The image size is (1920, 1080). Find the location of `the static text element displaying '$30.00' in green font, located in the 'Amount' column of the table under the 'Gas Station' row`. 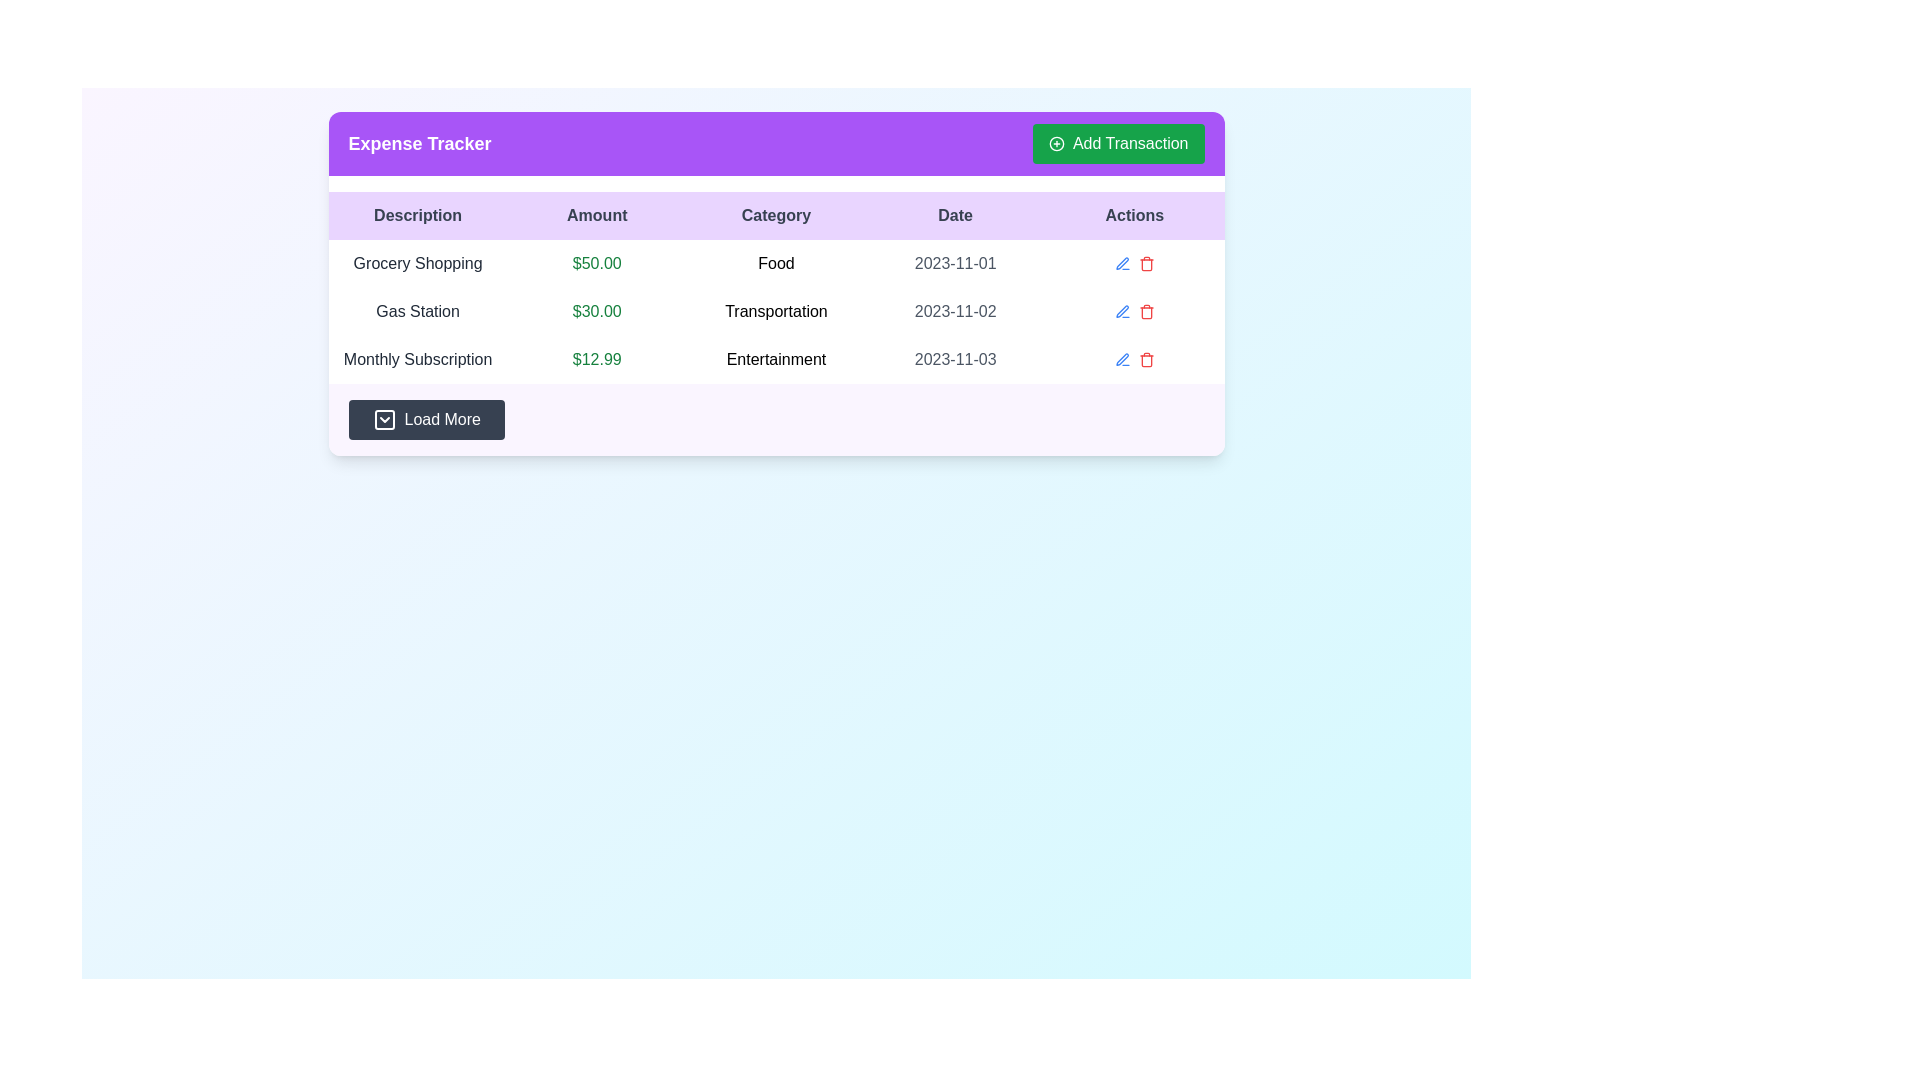

the static text element displaying '$30.00' in green font, located in the 'Amount' column of the table under the 'Gas Station' row is located at coordinates (596, 312).